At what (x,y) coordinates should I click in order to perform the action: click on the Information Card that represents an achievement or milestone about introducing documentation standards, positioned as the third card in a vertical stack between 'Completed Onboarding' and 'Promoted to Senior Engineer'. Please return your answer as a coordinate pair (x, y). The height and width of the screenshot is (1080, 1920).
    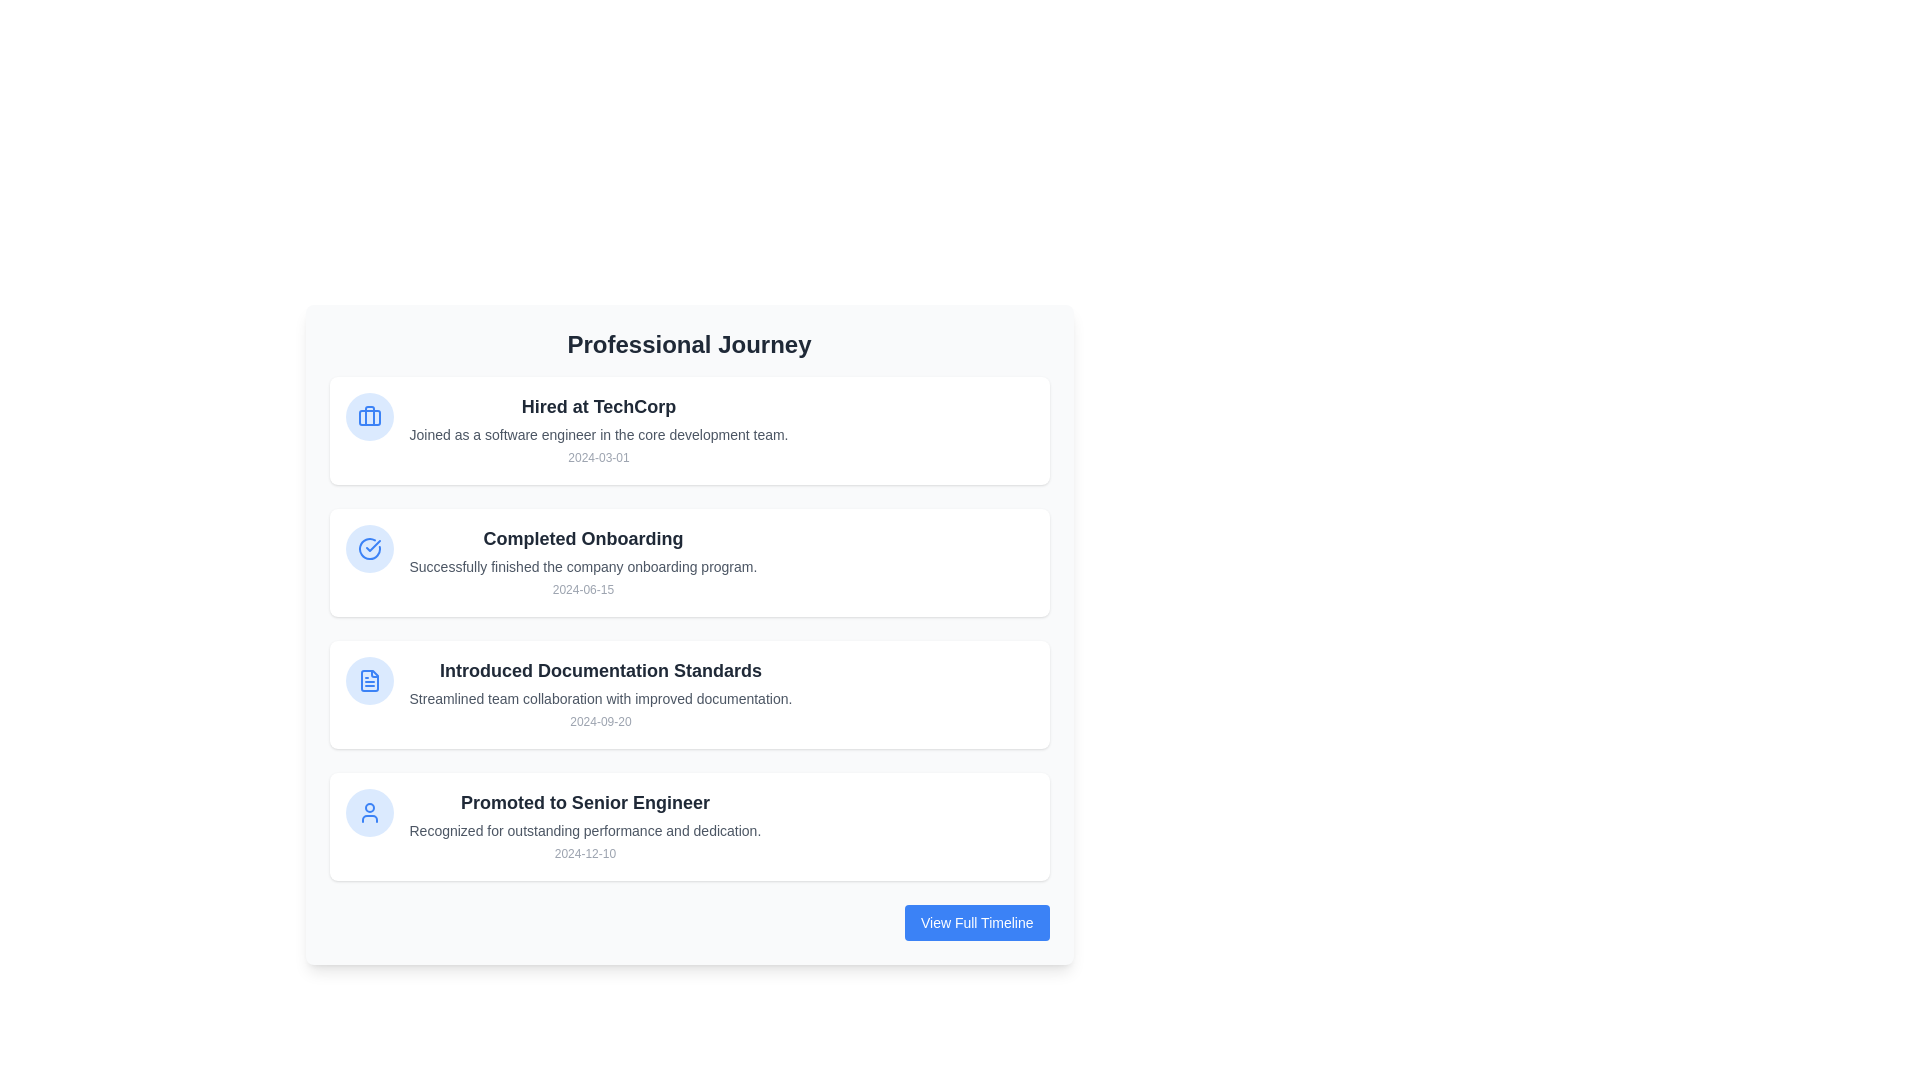
    Looking at the image, I should click on (689, 693).